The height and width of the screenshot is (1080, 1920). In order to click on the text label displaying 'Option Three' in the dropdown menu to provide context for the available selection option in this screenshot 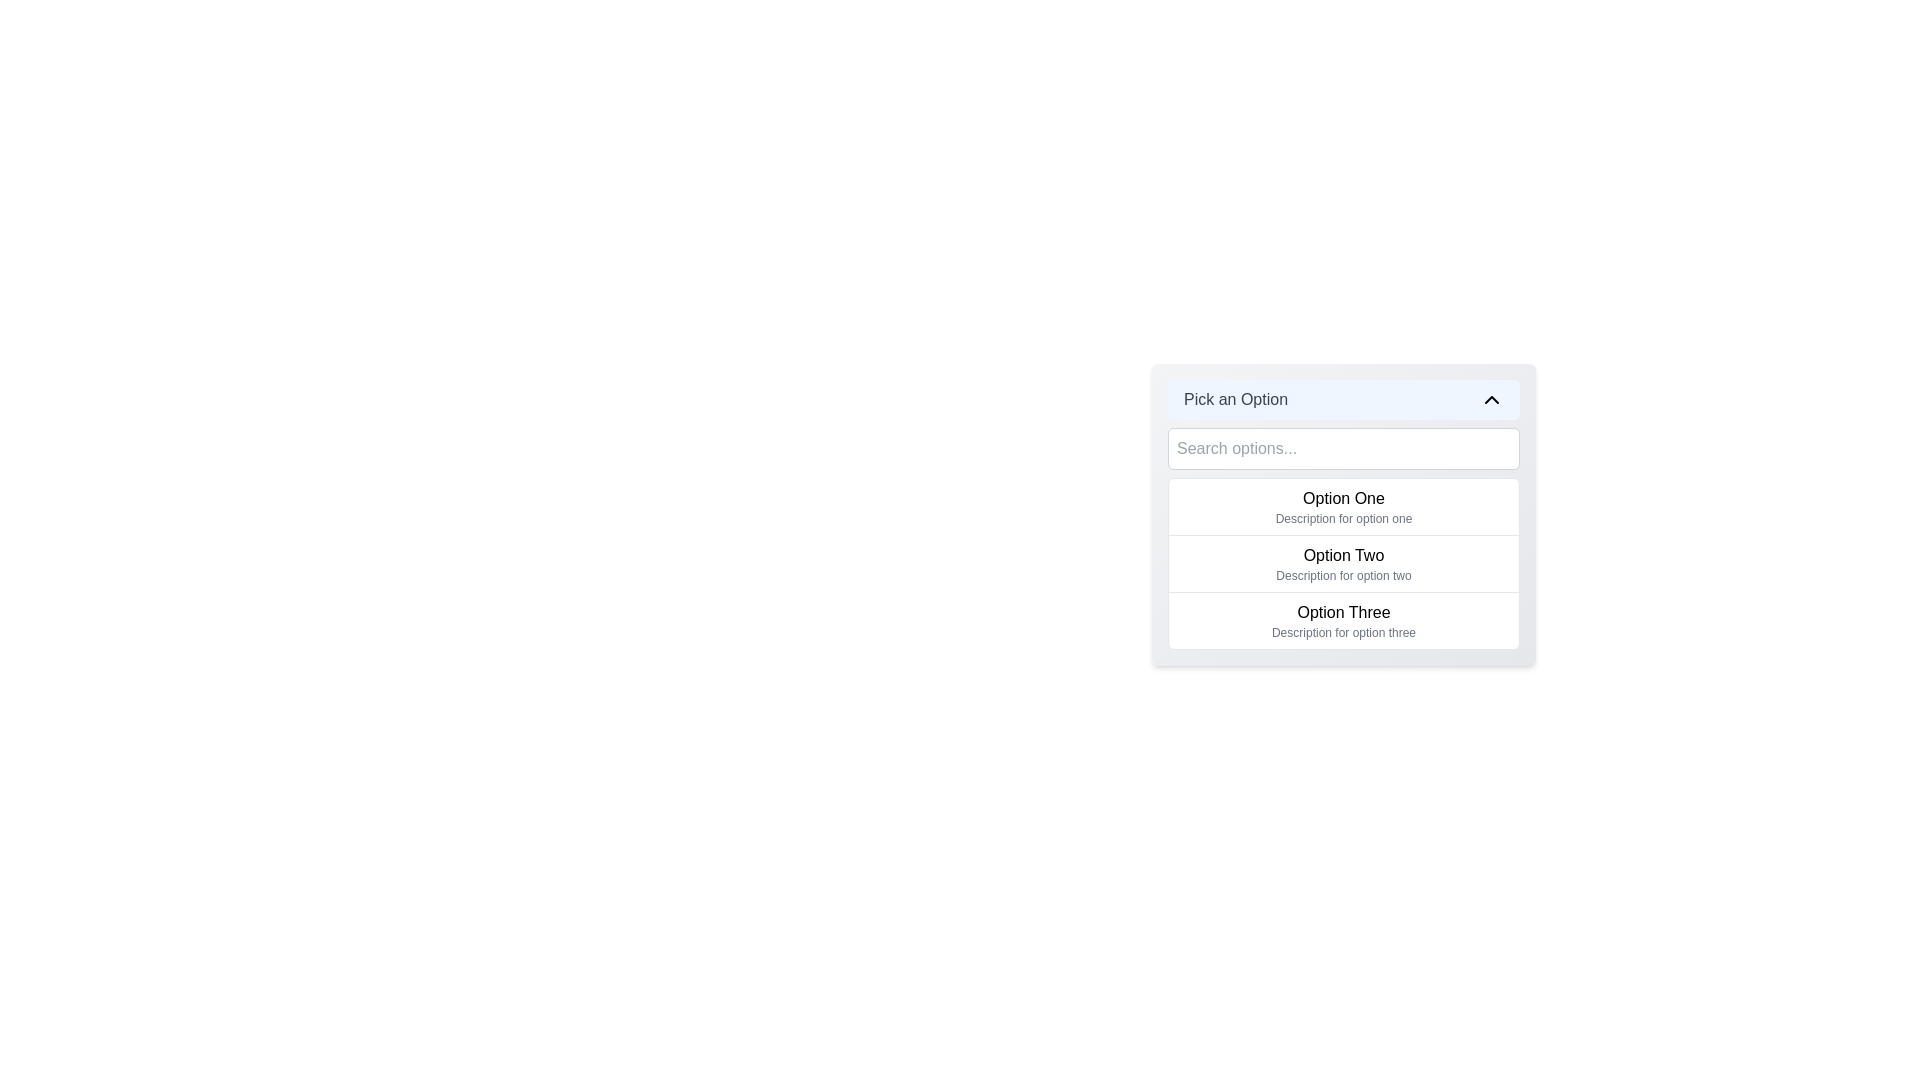, I will do `click(1344, 612)`.